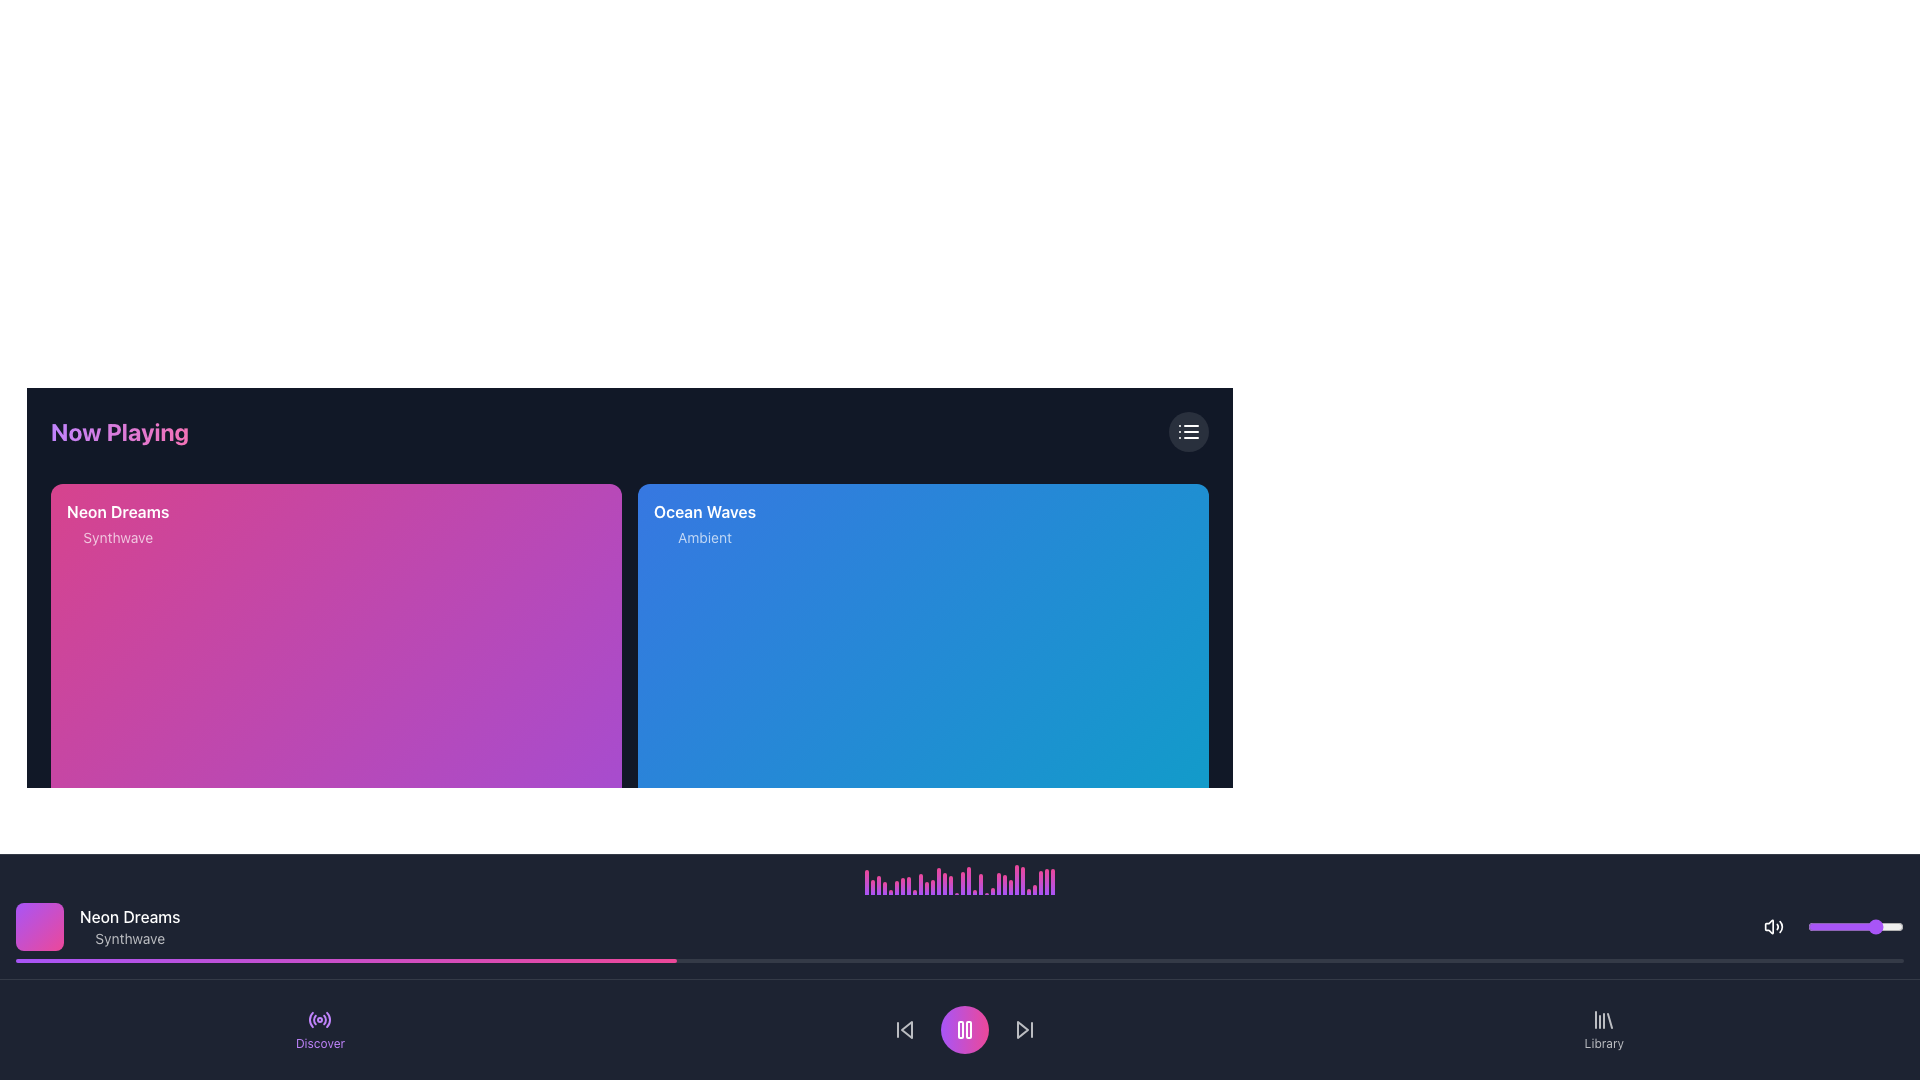  I want to click on the 'Library' icon located at the bottom-right corner of the interface, so click(1604, 1019).